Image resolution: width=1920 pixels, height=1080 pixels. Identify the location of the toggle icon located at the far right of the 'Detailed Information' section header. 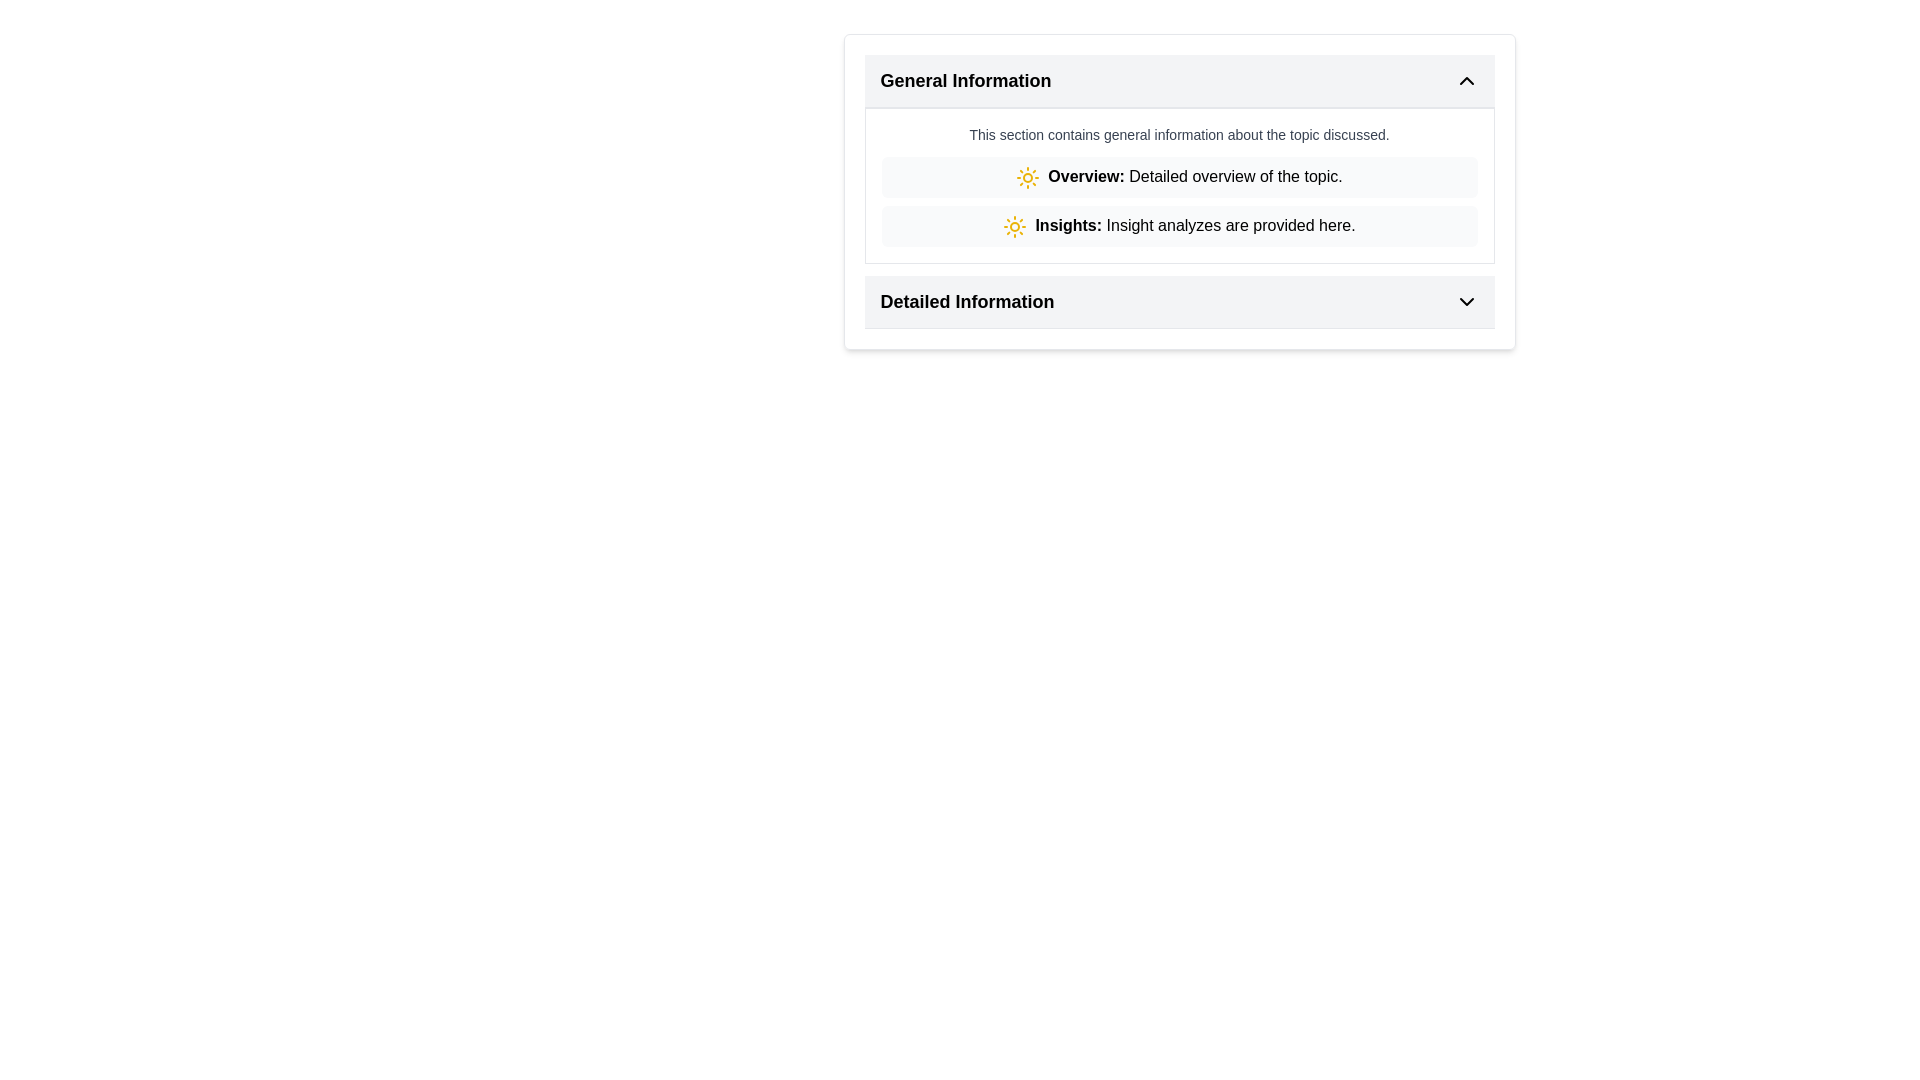
(1466, 301).